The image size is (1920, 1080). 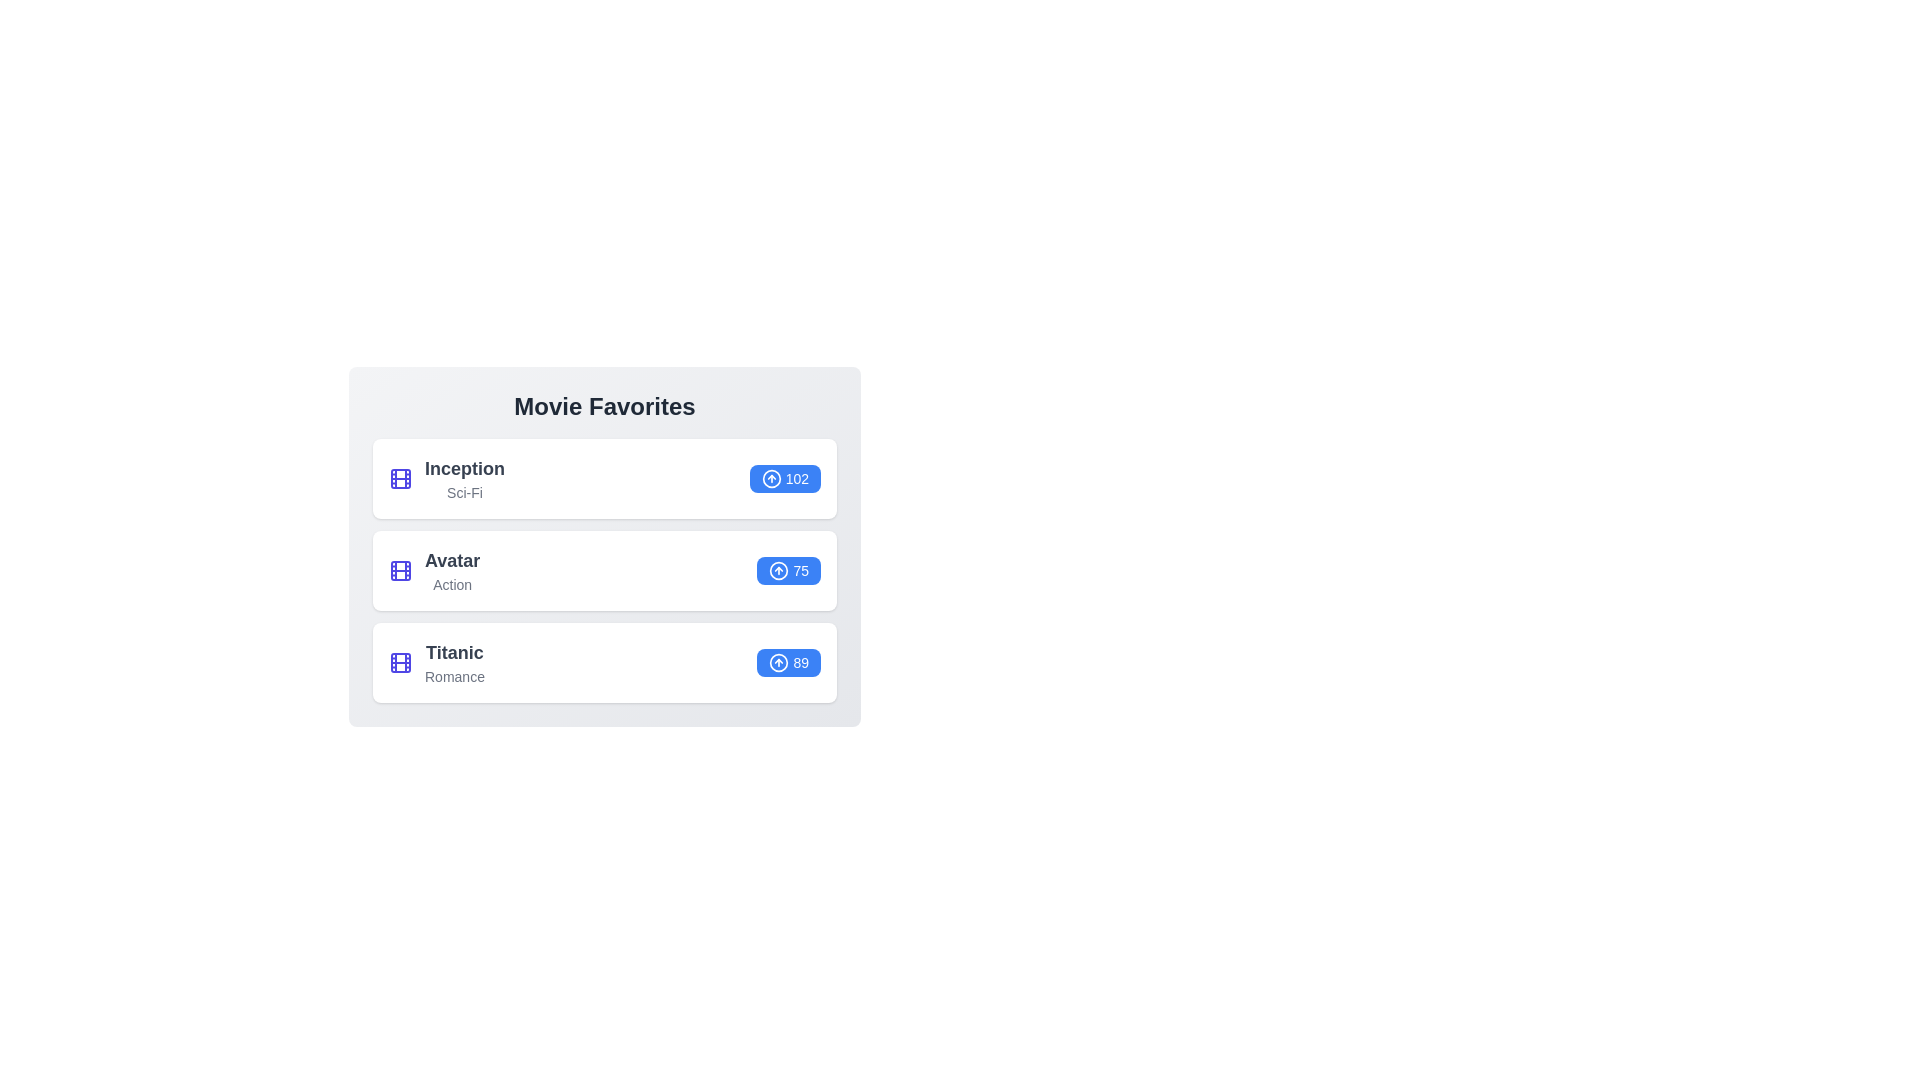 I want to click on vote button next to the movie Inception to increment its vote count, so click(x=784, y=478).